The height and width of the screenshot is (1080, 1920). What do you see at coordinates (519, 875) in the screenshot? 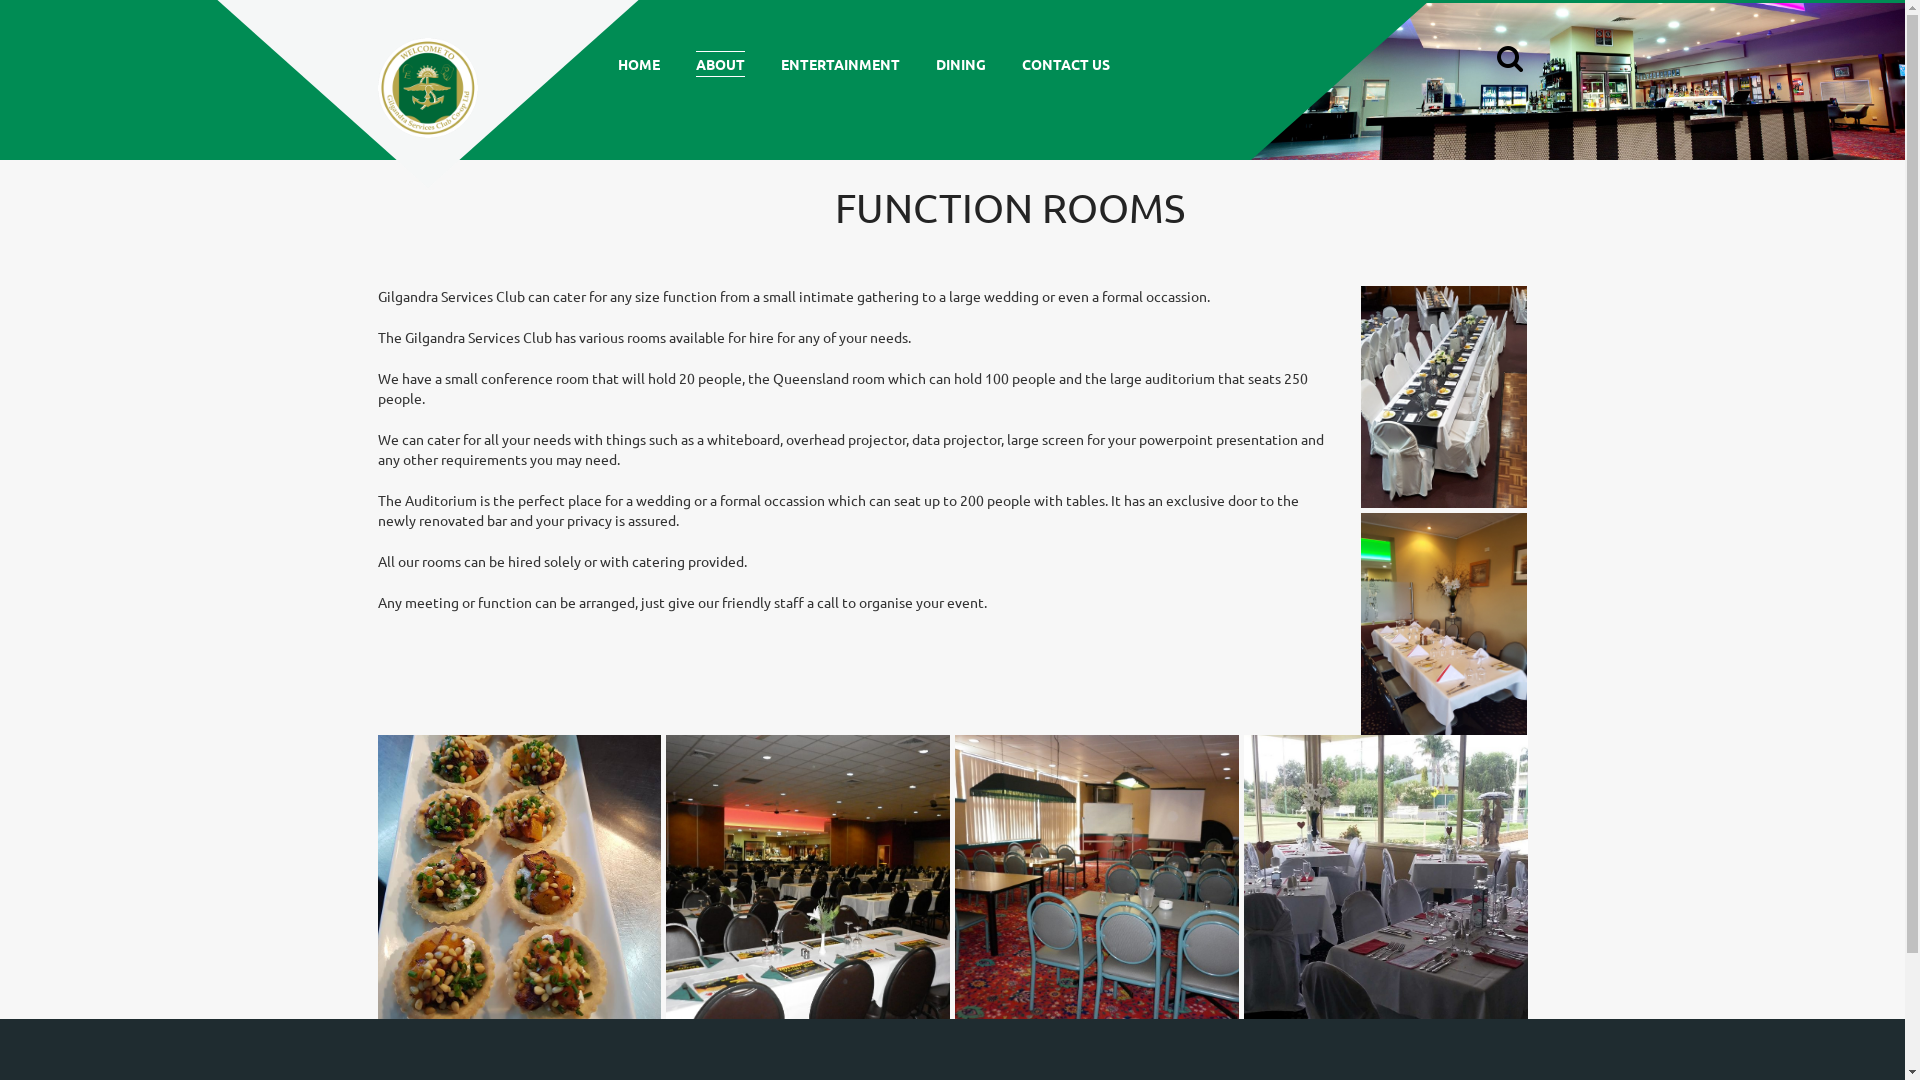
I see `'canapes'` at bounding box center [519, 875].